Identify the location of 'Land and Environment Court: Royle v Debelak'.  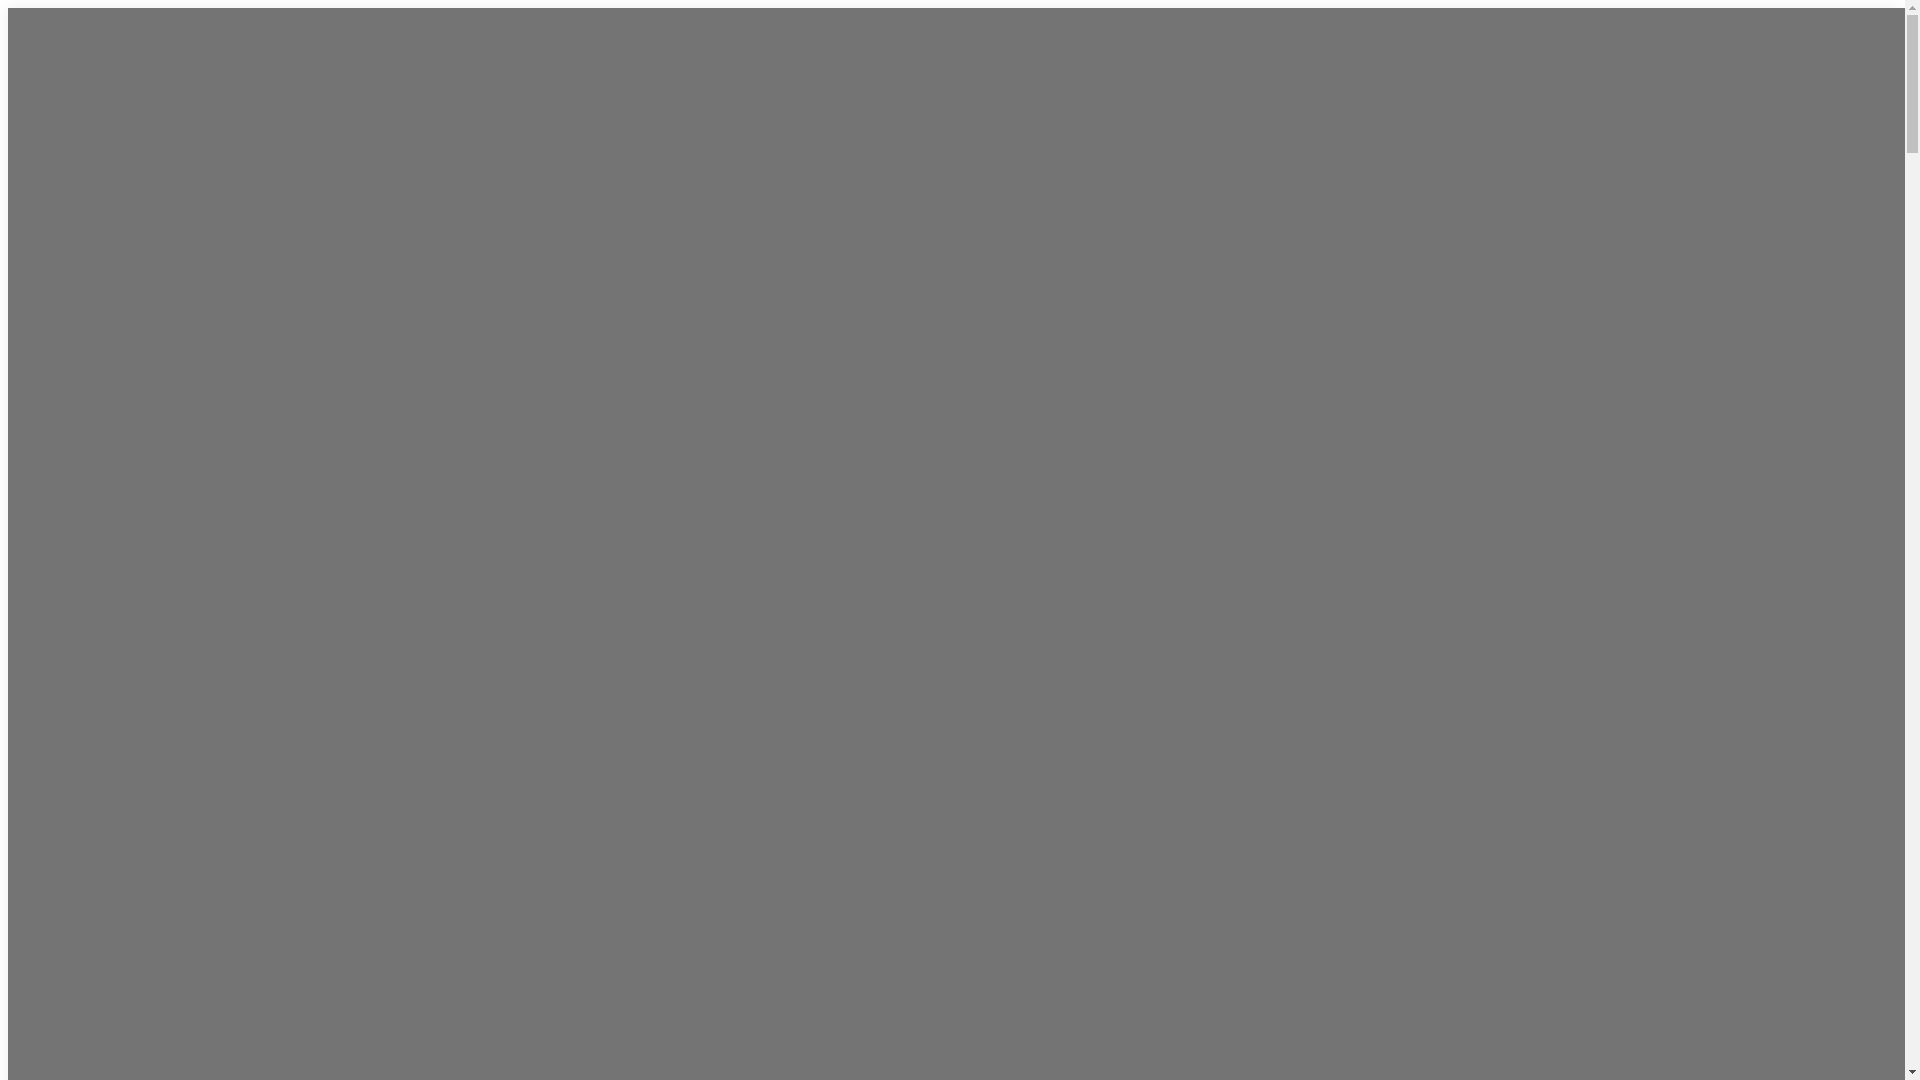
(954, 826).